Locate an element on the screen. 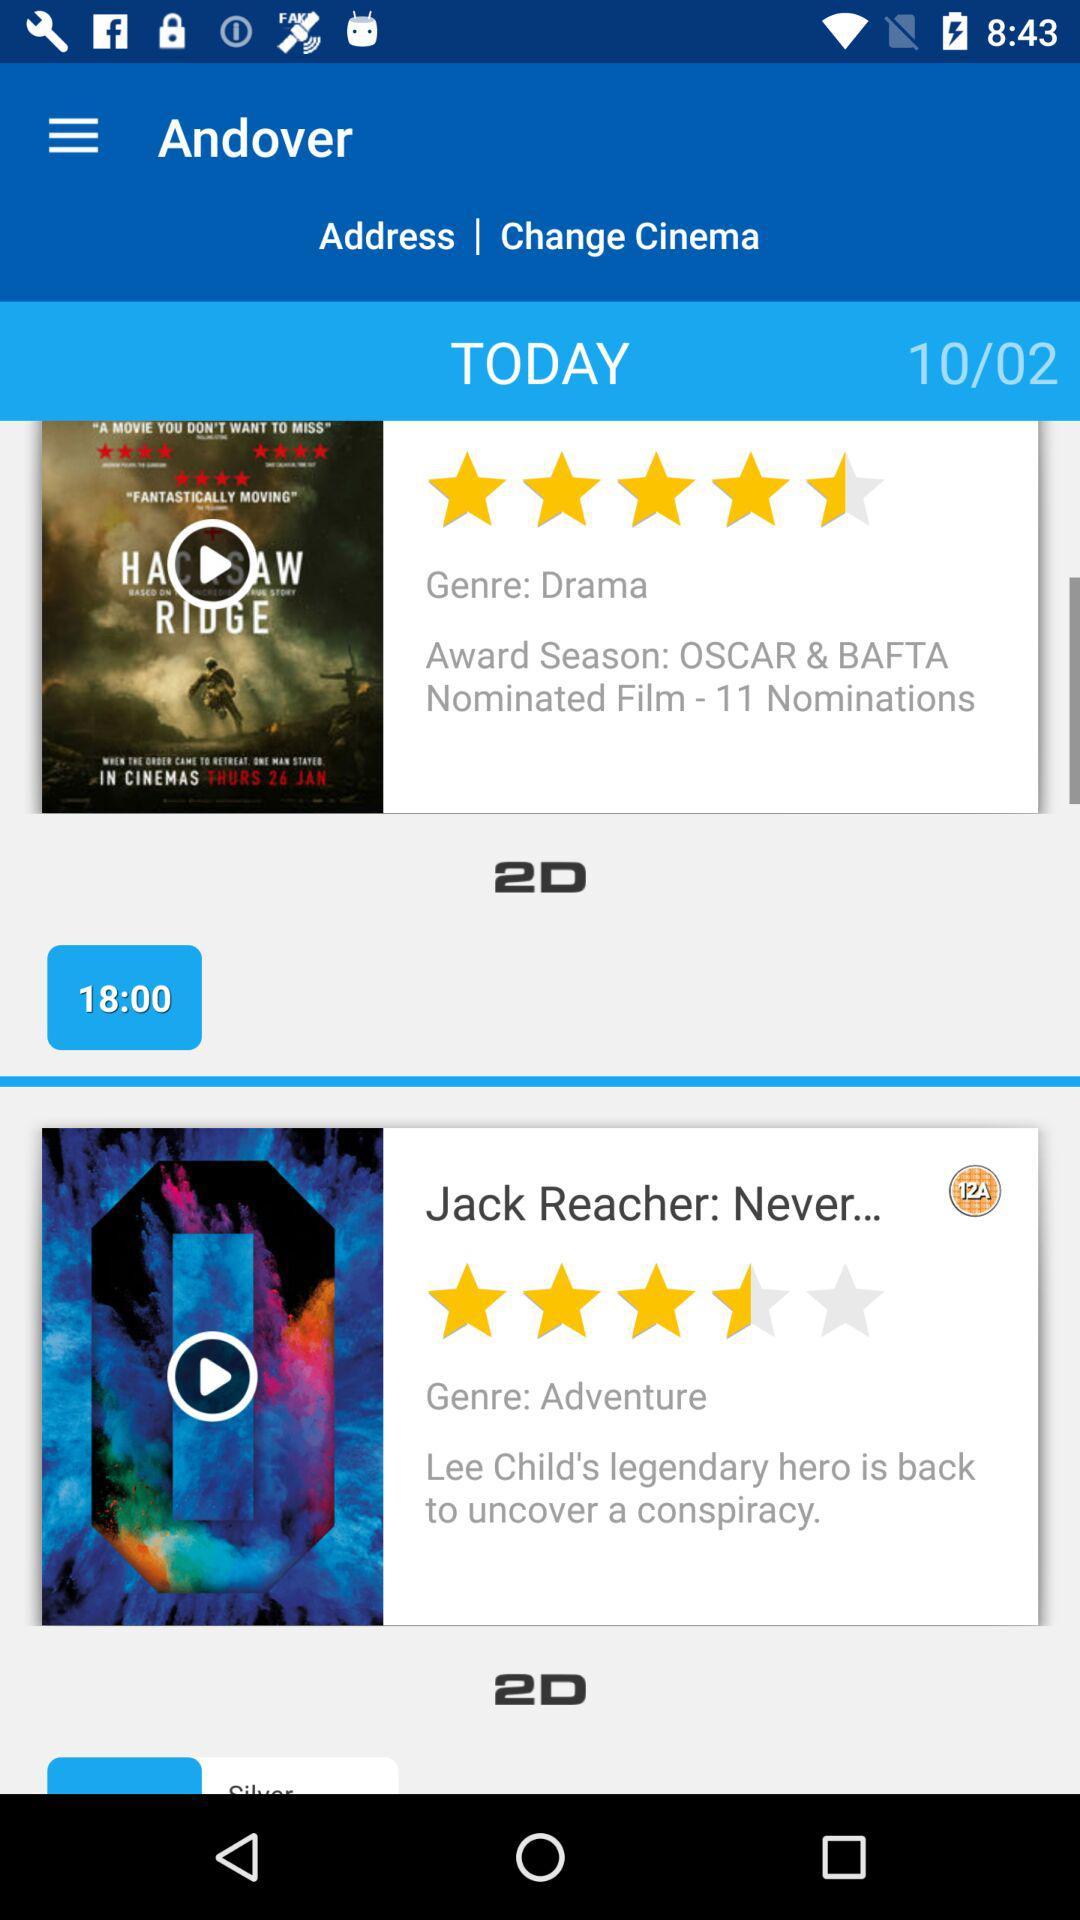 The image size is (1080, 1920). video is located at coordinates (212, 563).